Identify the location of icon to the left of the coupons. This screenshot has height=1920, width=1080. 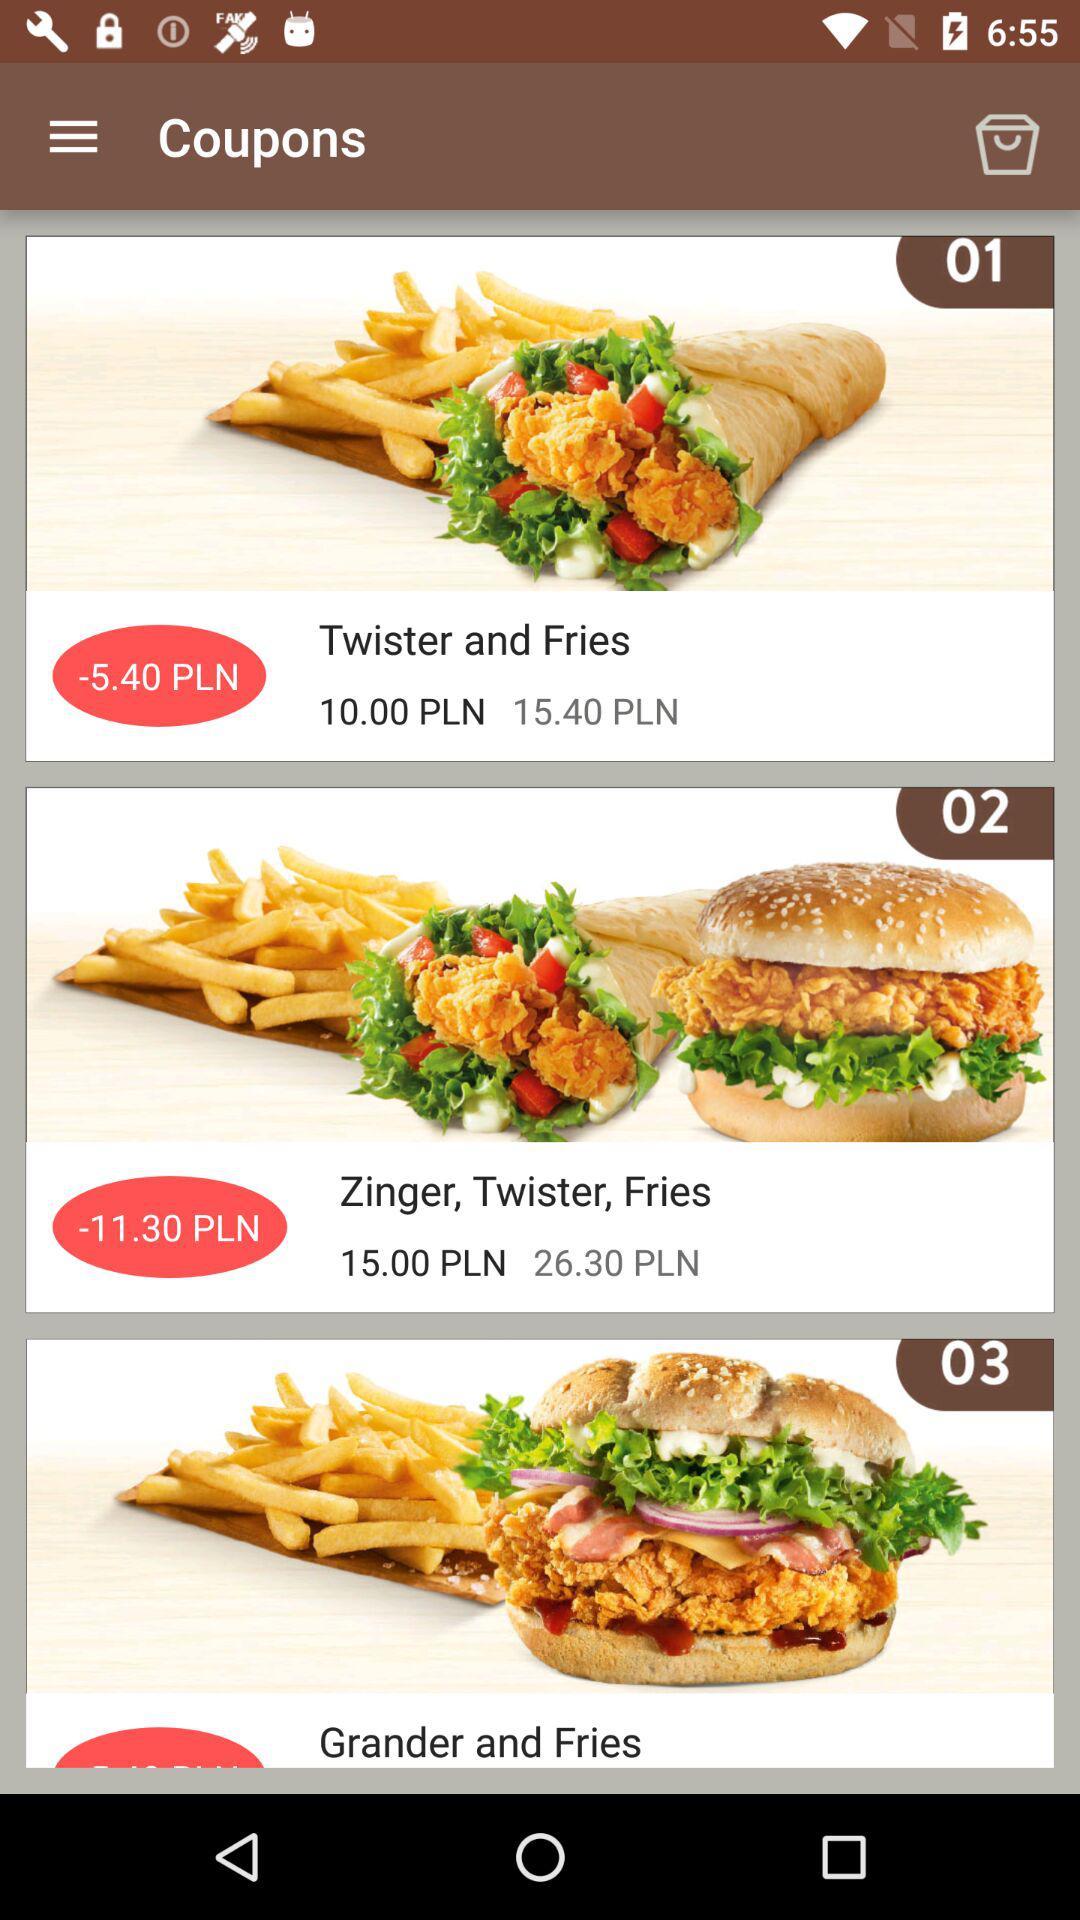
(72, 135).